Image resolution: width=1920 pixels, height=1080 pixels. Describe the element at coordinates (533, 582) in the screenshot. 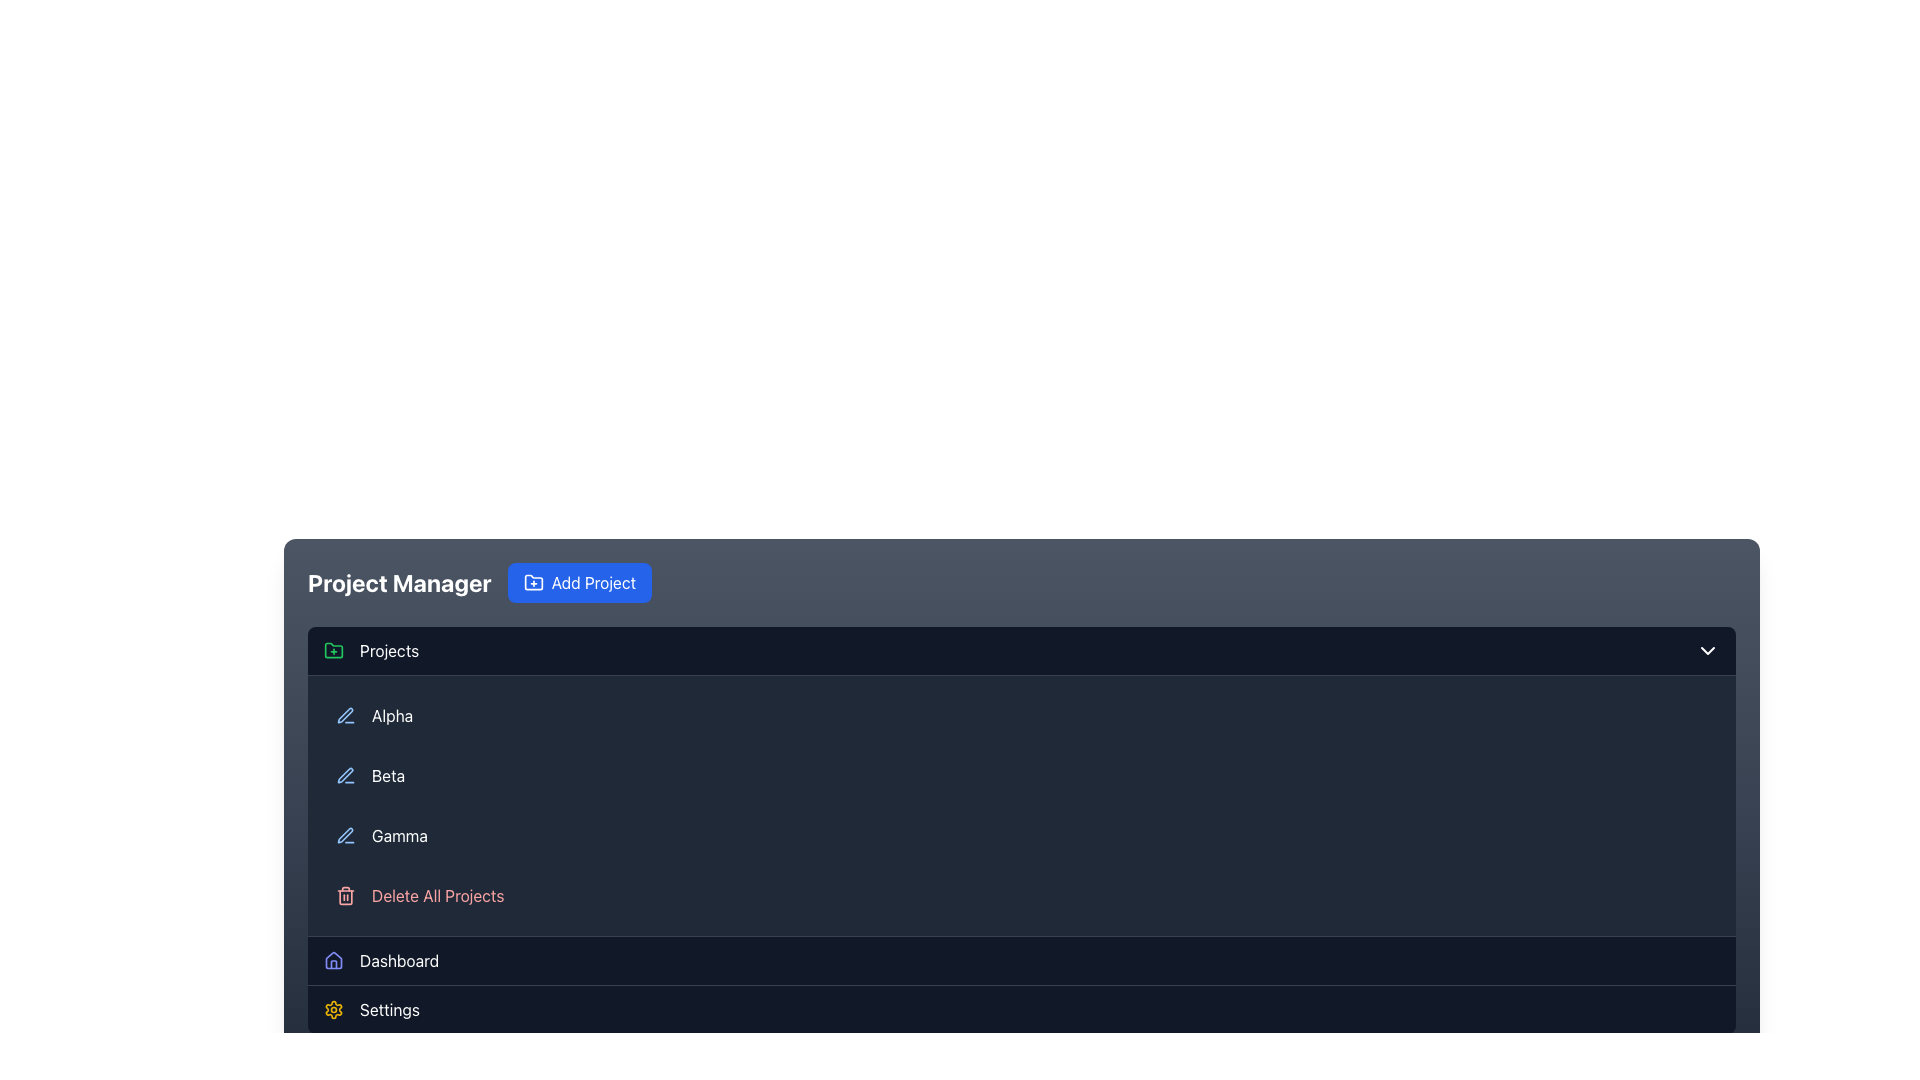

I see `the blue folder icon located near the top-right corner of the interface, slightly below the 'Project Manager' title and adjacent to the 'Add Project' button` at that location.